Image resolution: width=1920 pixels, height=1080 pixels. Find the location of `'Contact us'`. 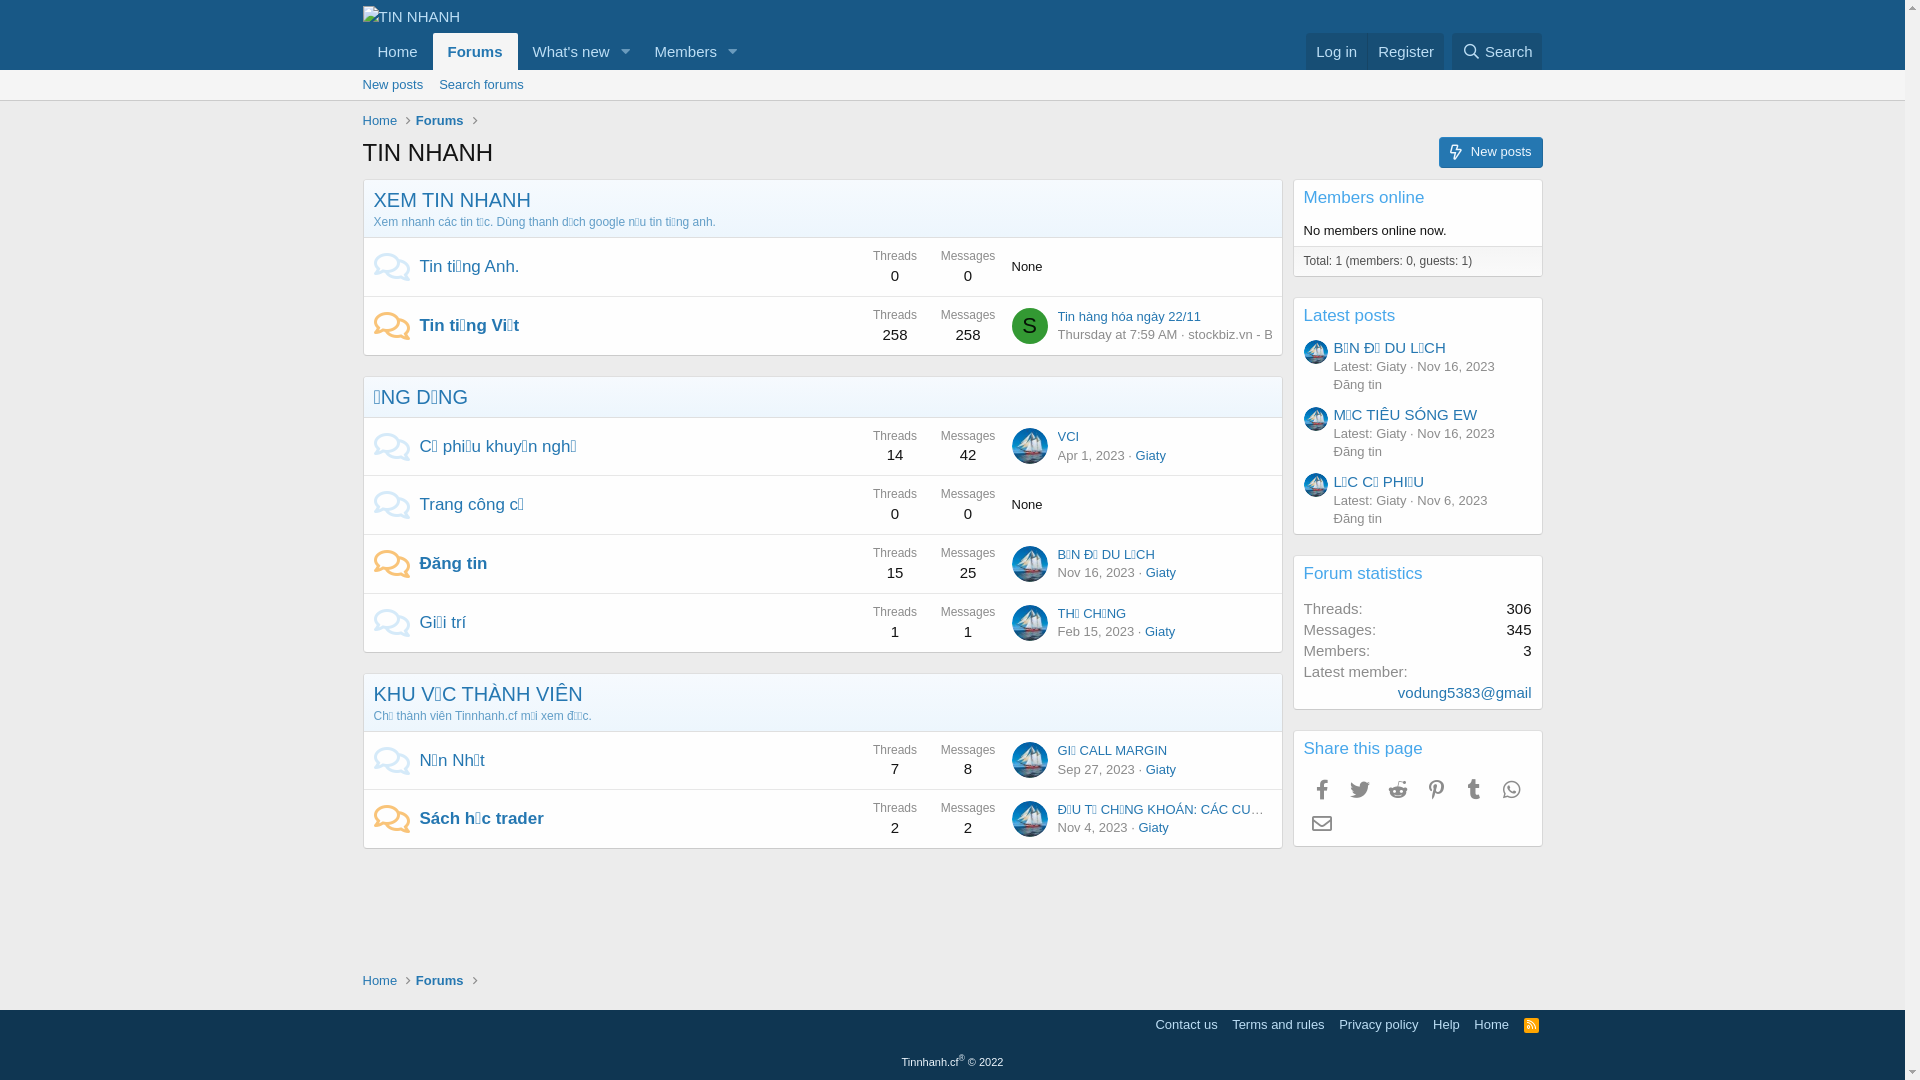

'Contact us' is located at coordinates (1185, 1024).